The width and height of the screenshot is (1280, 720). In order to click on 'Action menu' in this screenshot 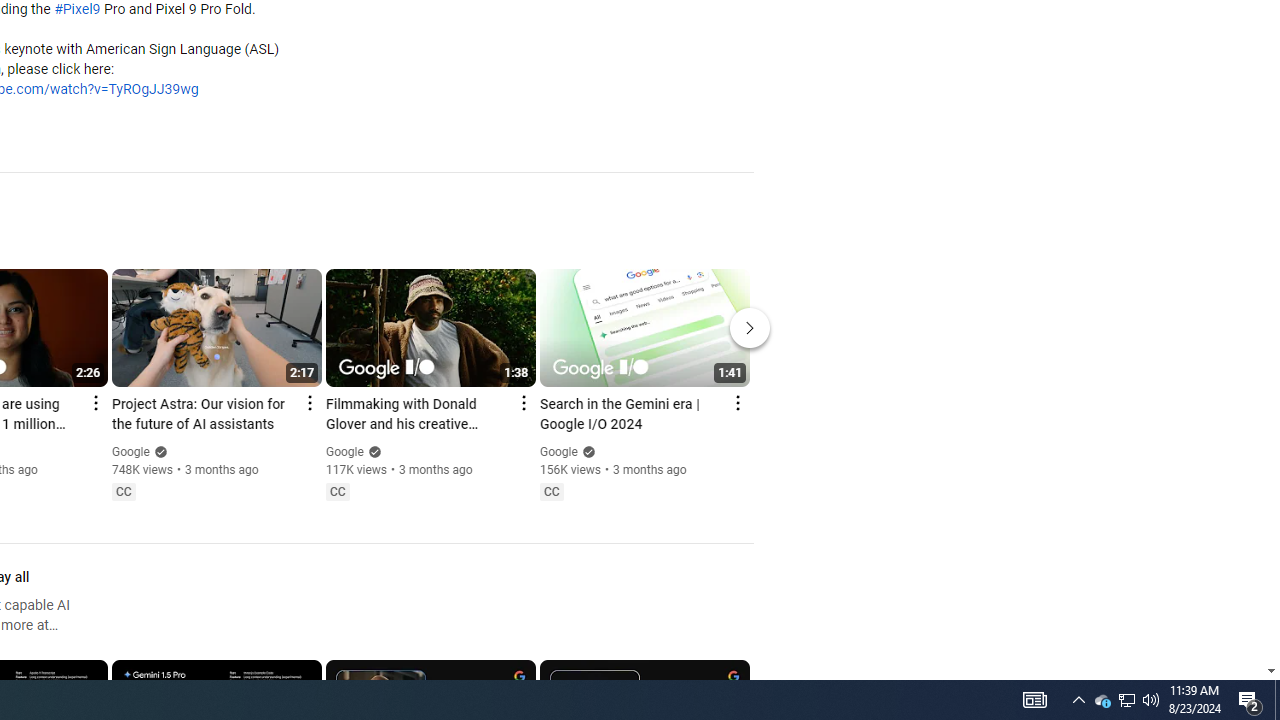, I will do `click(736, 403)`.